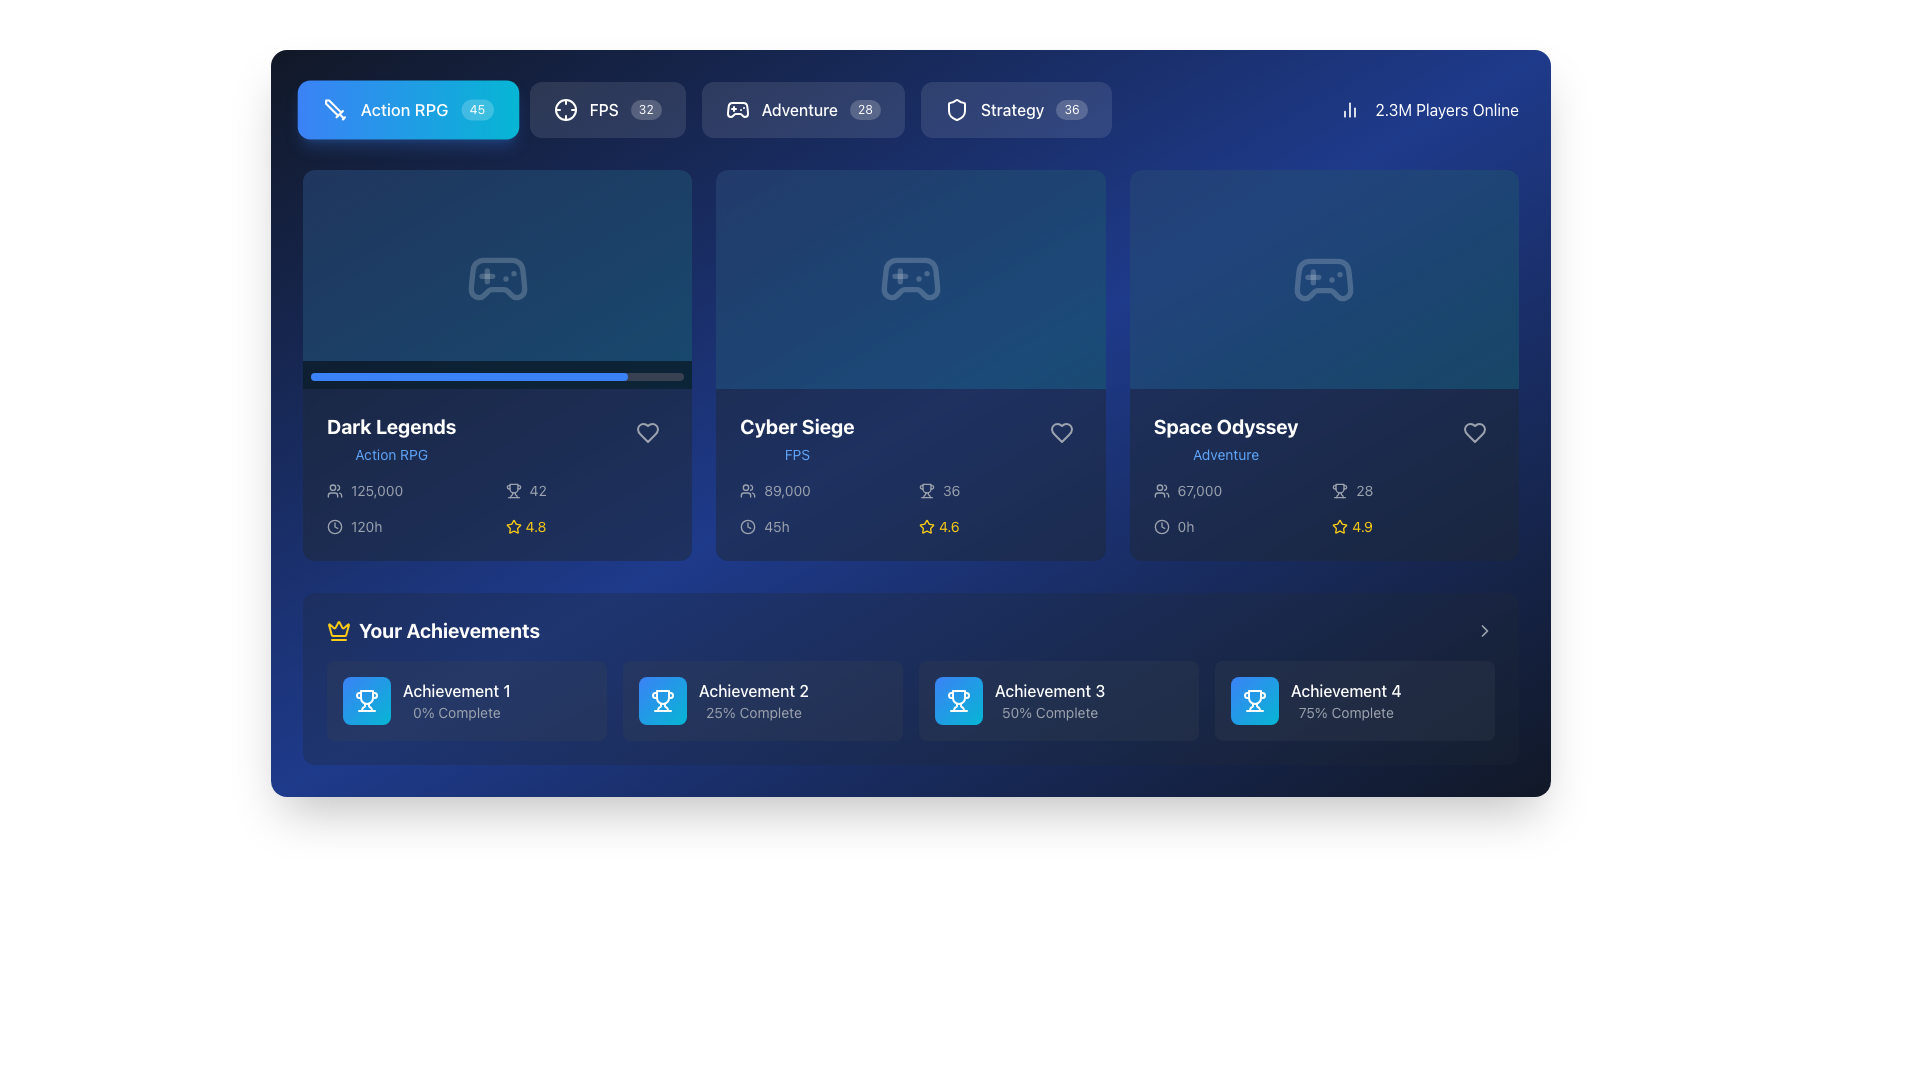  I want to click on the decorative circle that forms the boundary of the clock icon, located at the bottom section of the interface, so click(335, 524).